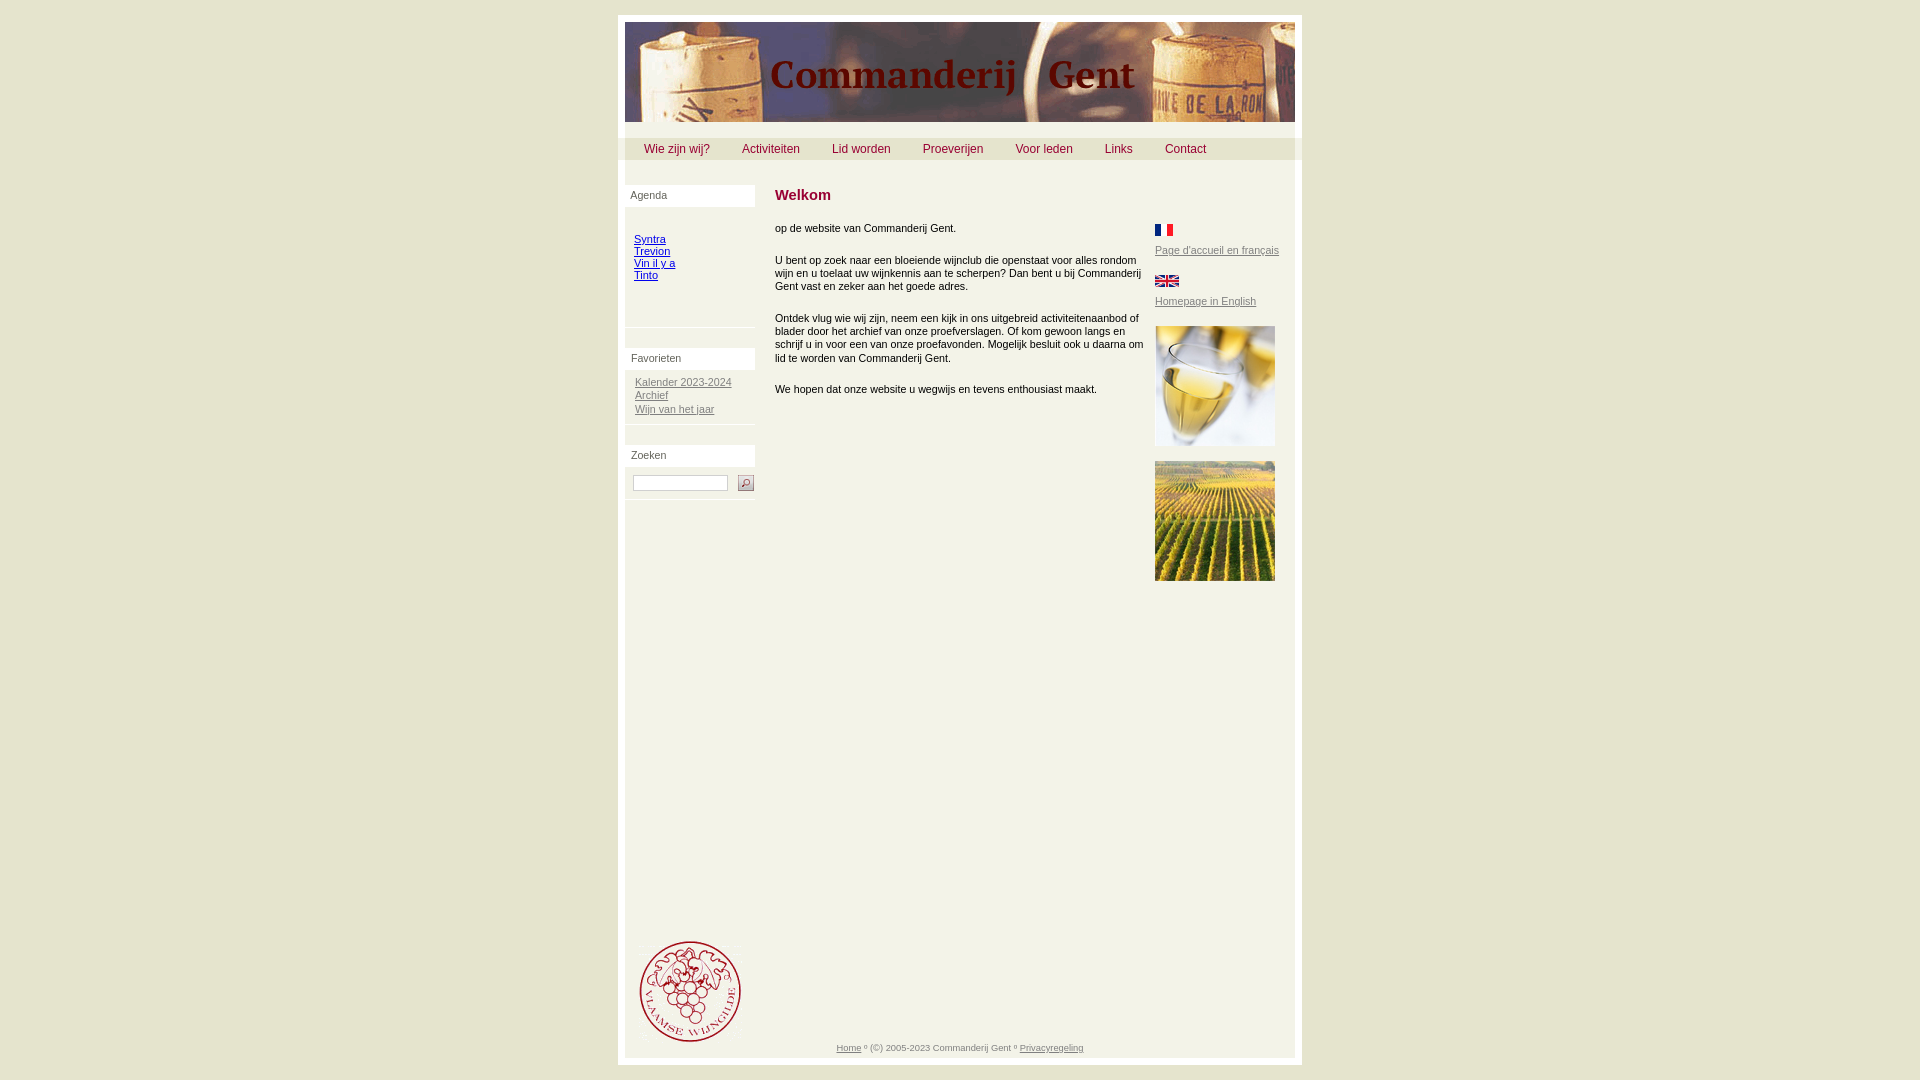 The image size is (1920, 1080). I want to click on 'Lid worden', so click(861, 148).